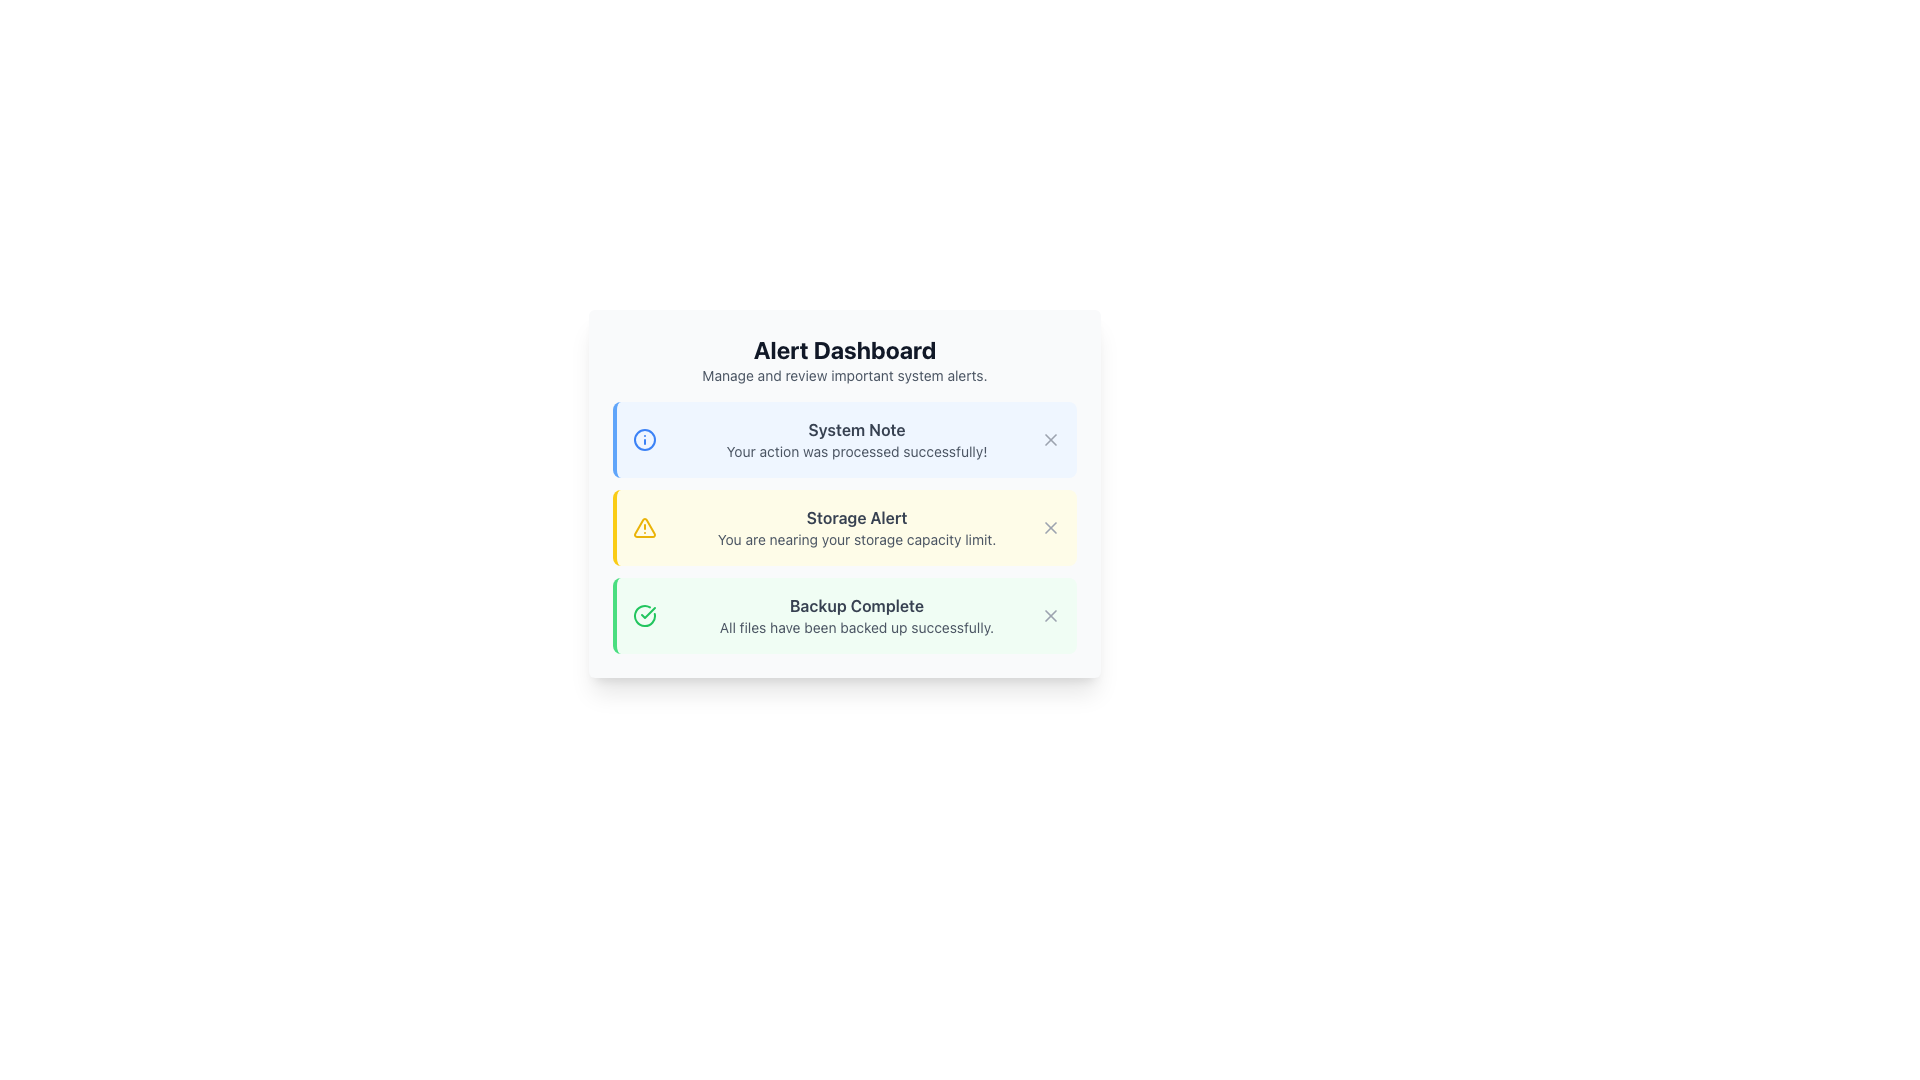 The image size is (1920, 1080). What do you see at coordinates (844, 358) in the screenshot?
I see `text from the Text Block containing the title 'Alert Dashboard' and the subtitle 'Manage and review important system alerts.'` at bounding box center [844, 358].